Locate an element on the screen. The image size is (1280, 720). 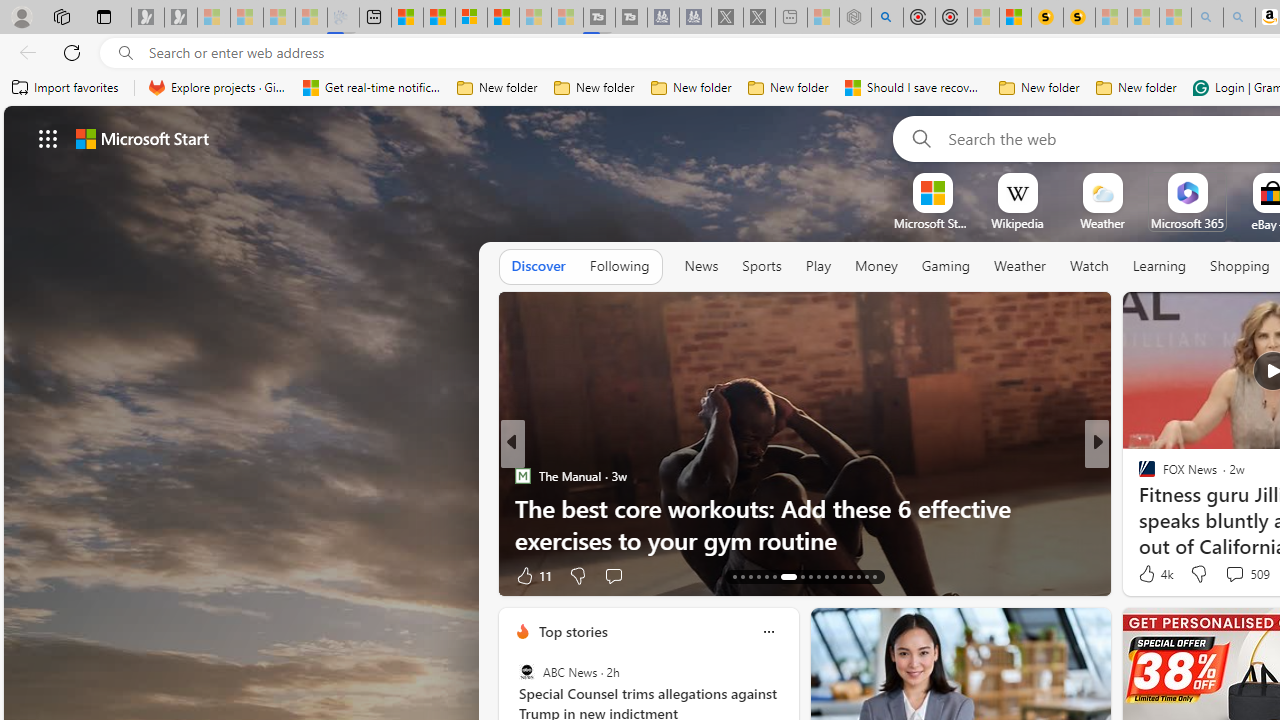
'AutomationID: tab-18' is located at coordinates (774, 577).